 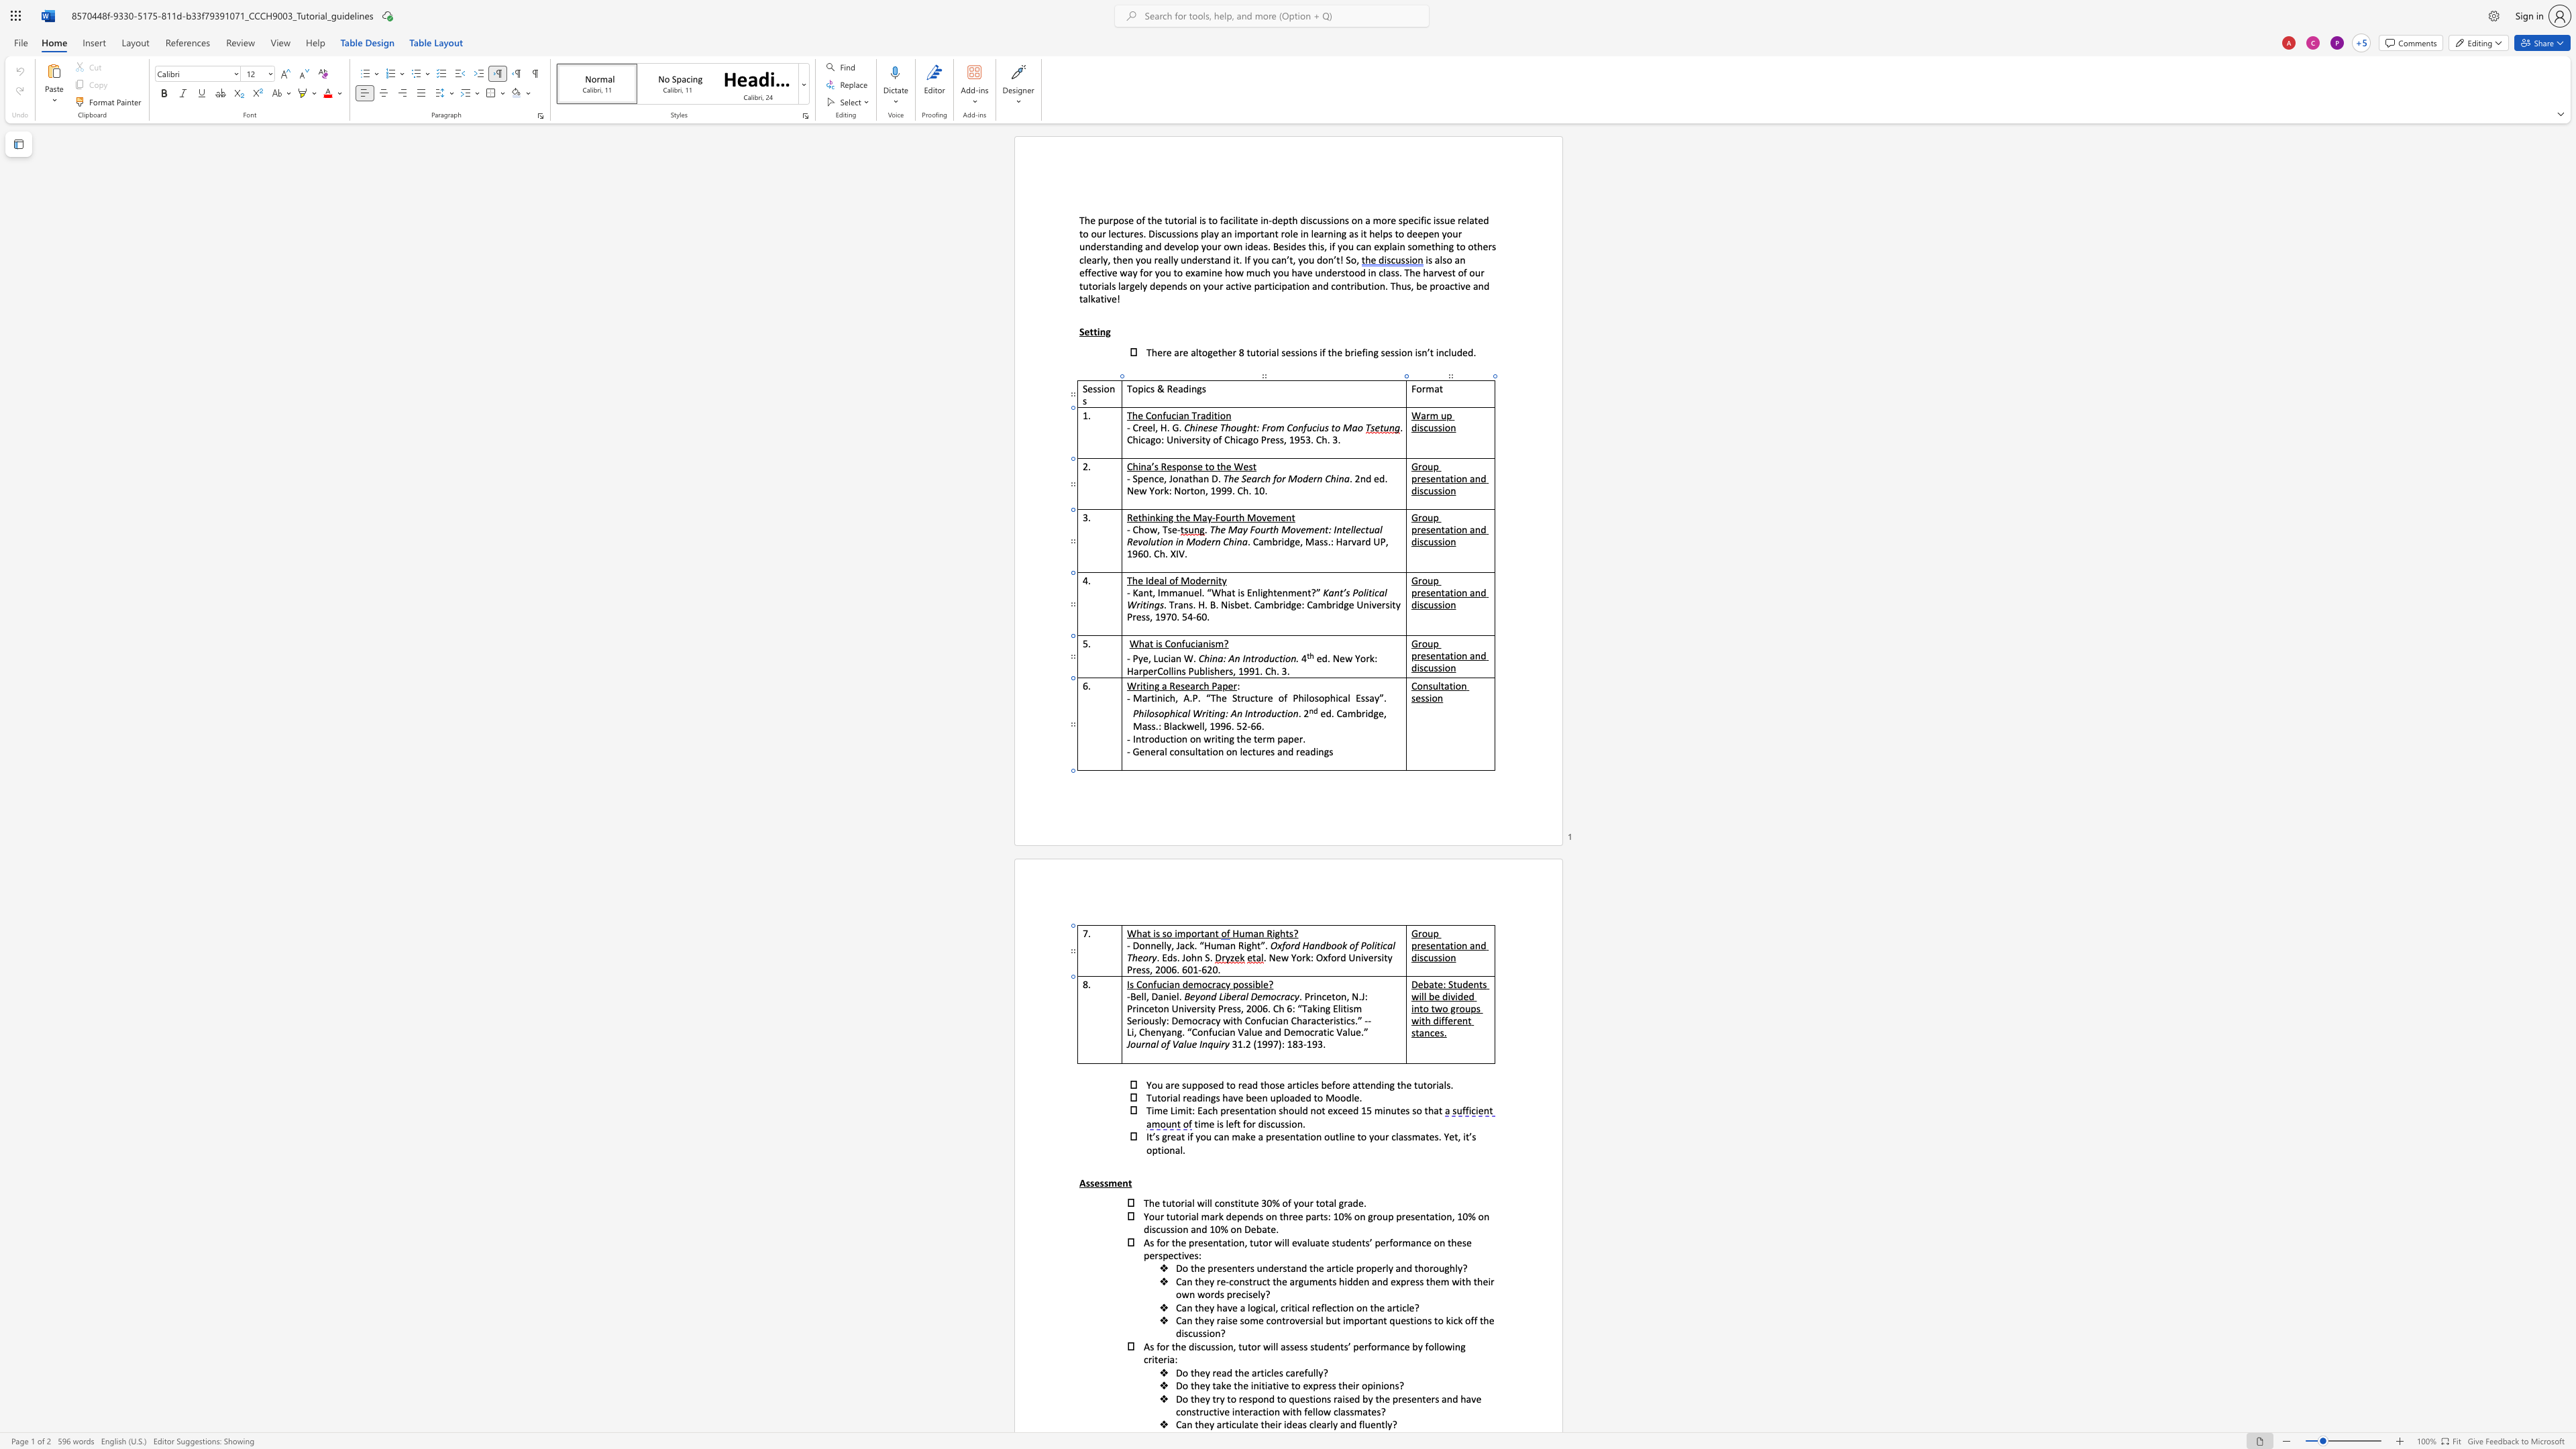 I want to click on the space between the continuous character "c" and "u" in the text, so click(x=1428, y=956).